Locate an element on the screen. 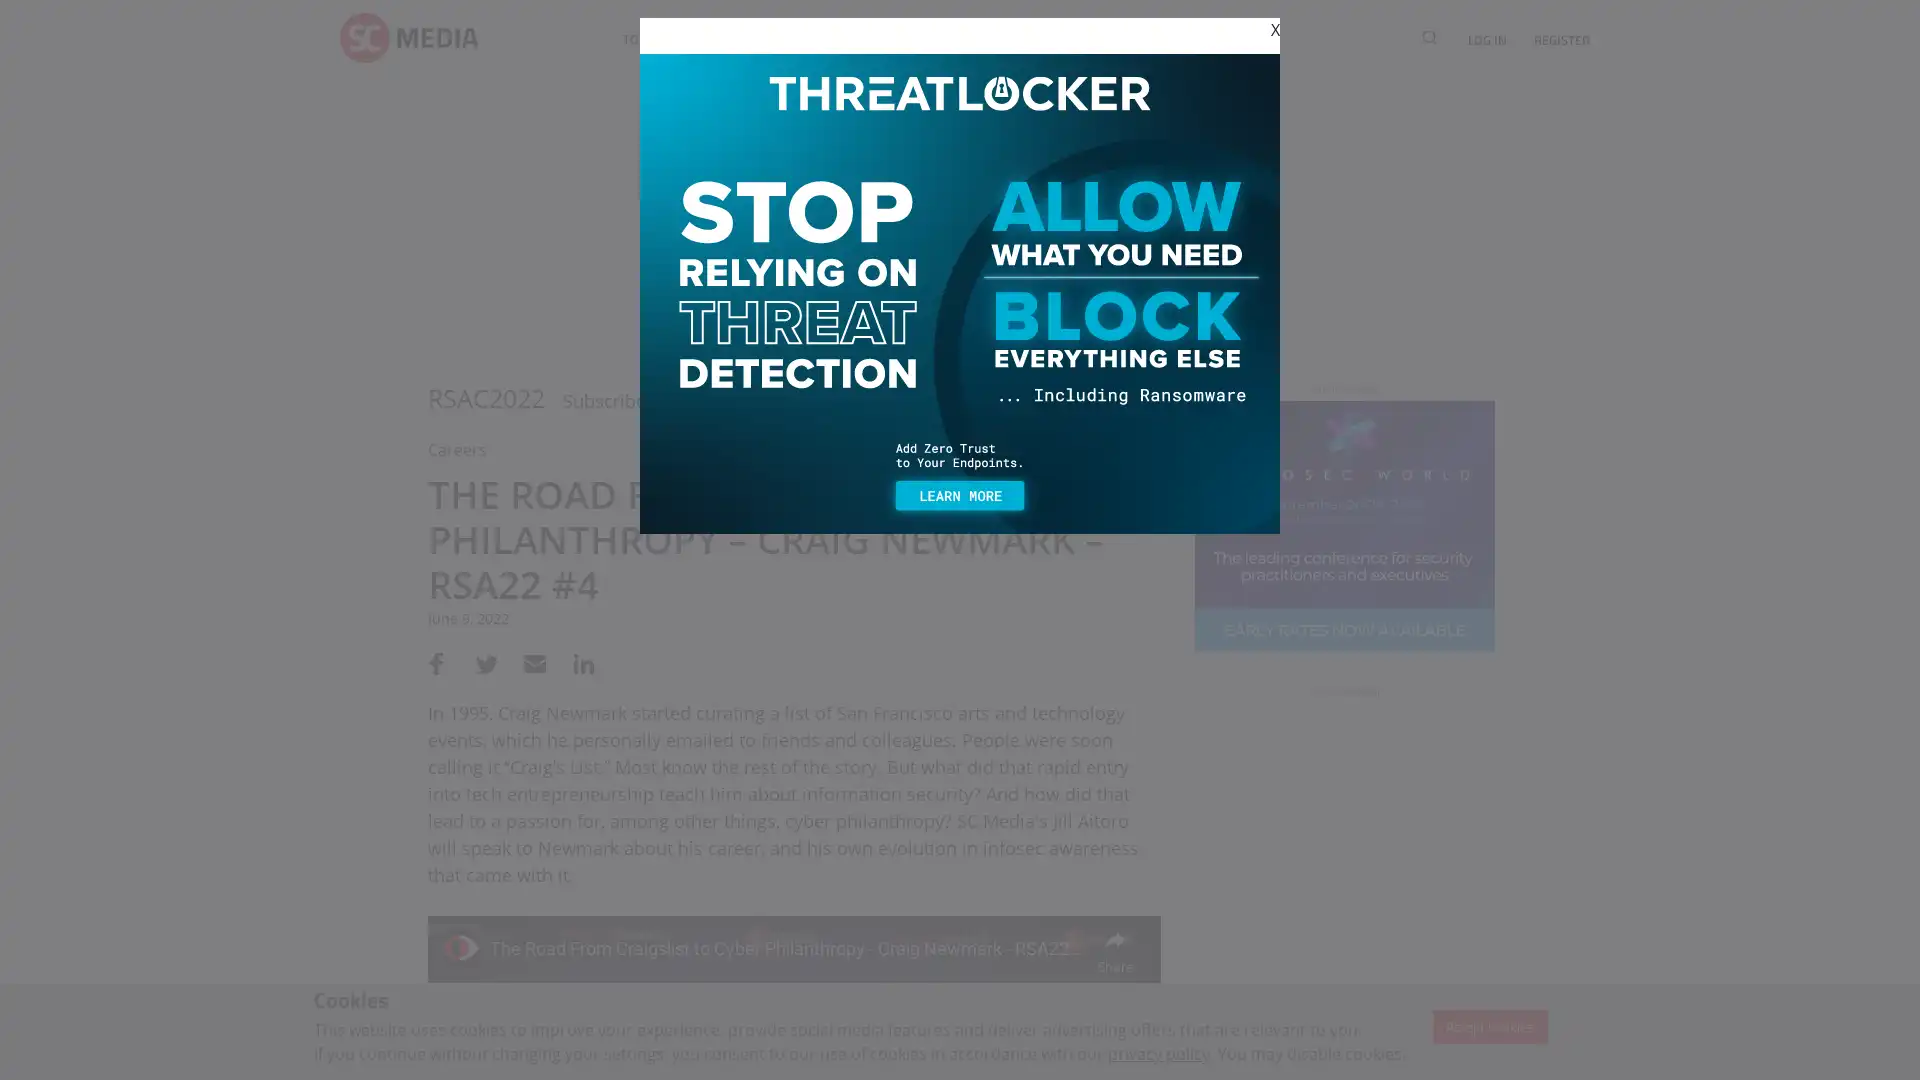  REGISTER is located at coordinates (1554, 39).